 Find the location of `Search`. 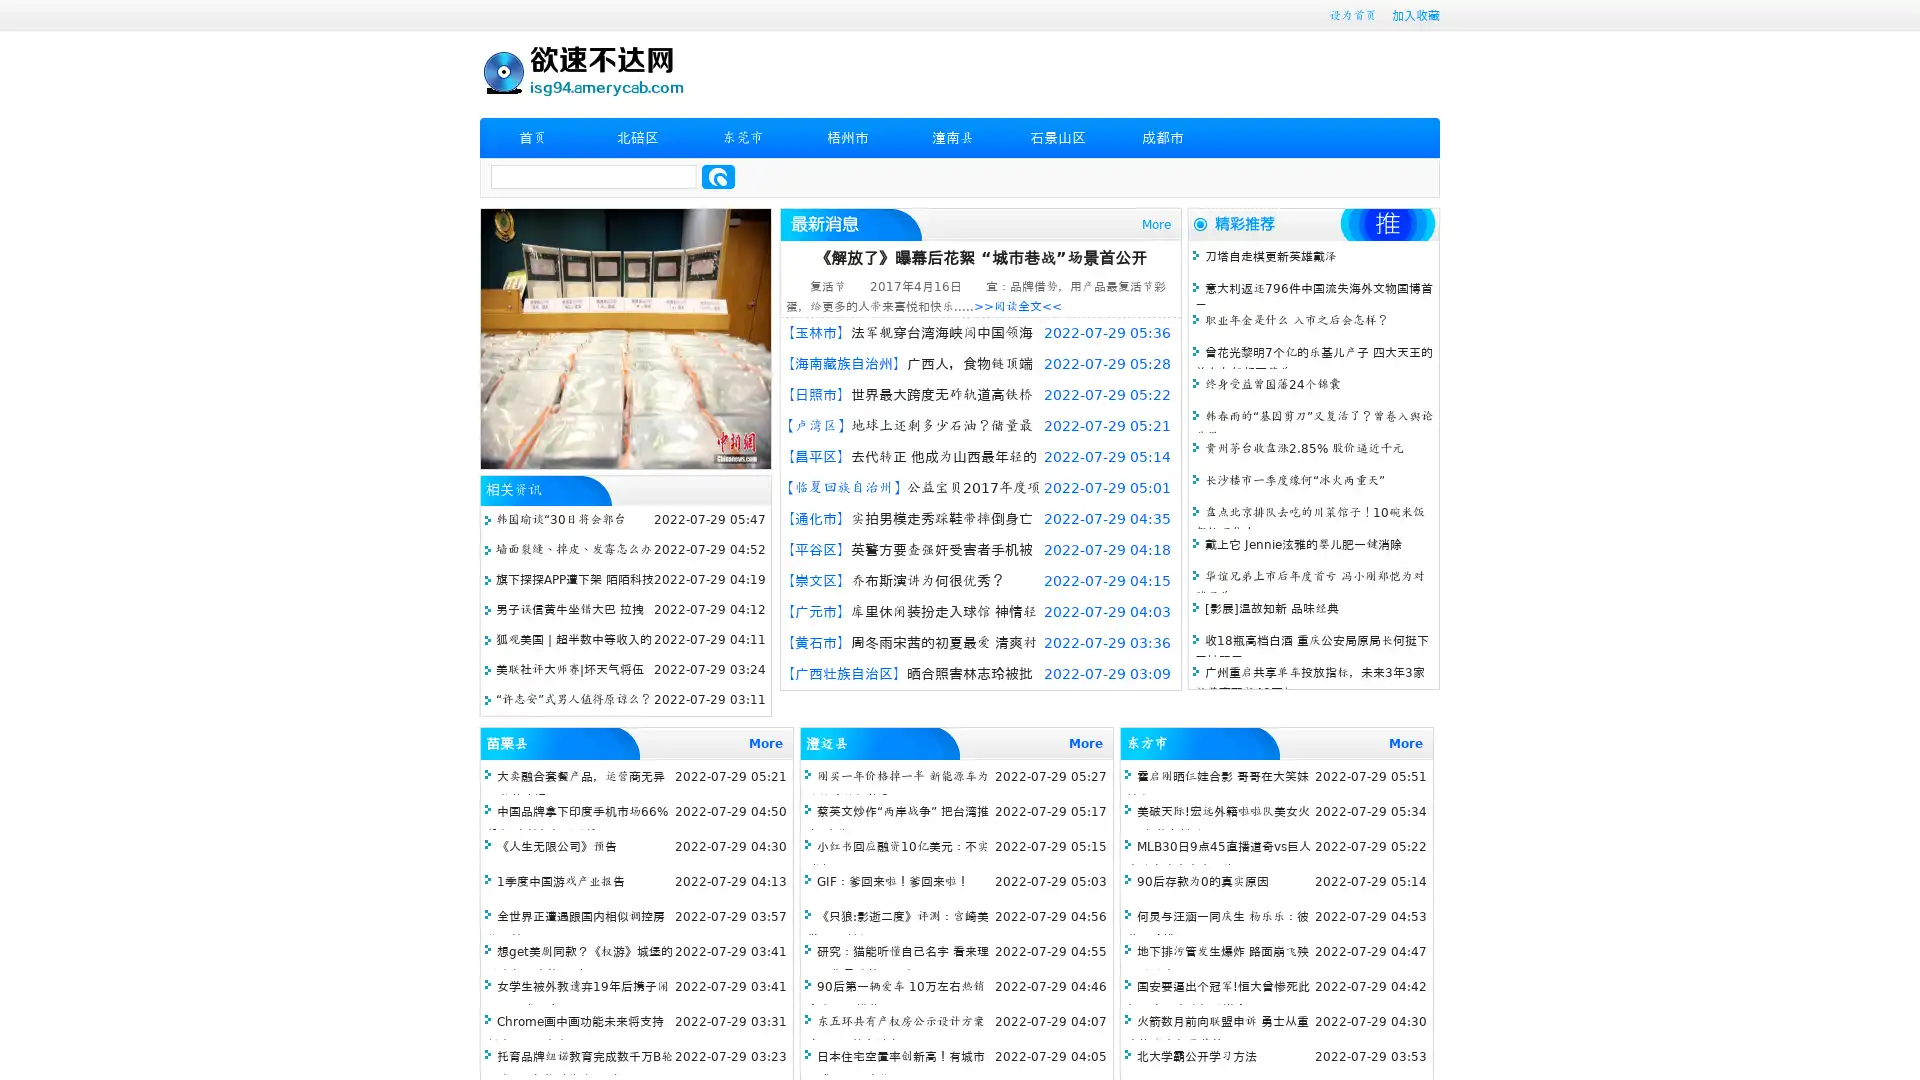

Search is located at coordinates (718, 176).